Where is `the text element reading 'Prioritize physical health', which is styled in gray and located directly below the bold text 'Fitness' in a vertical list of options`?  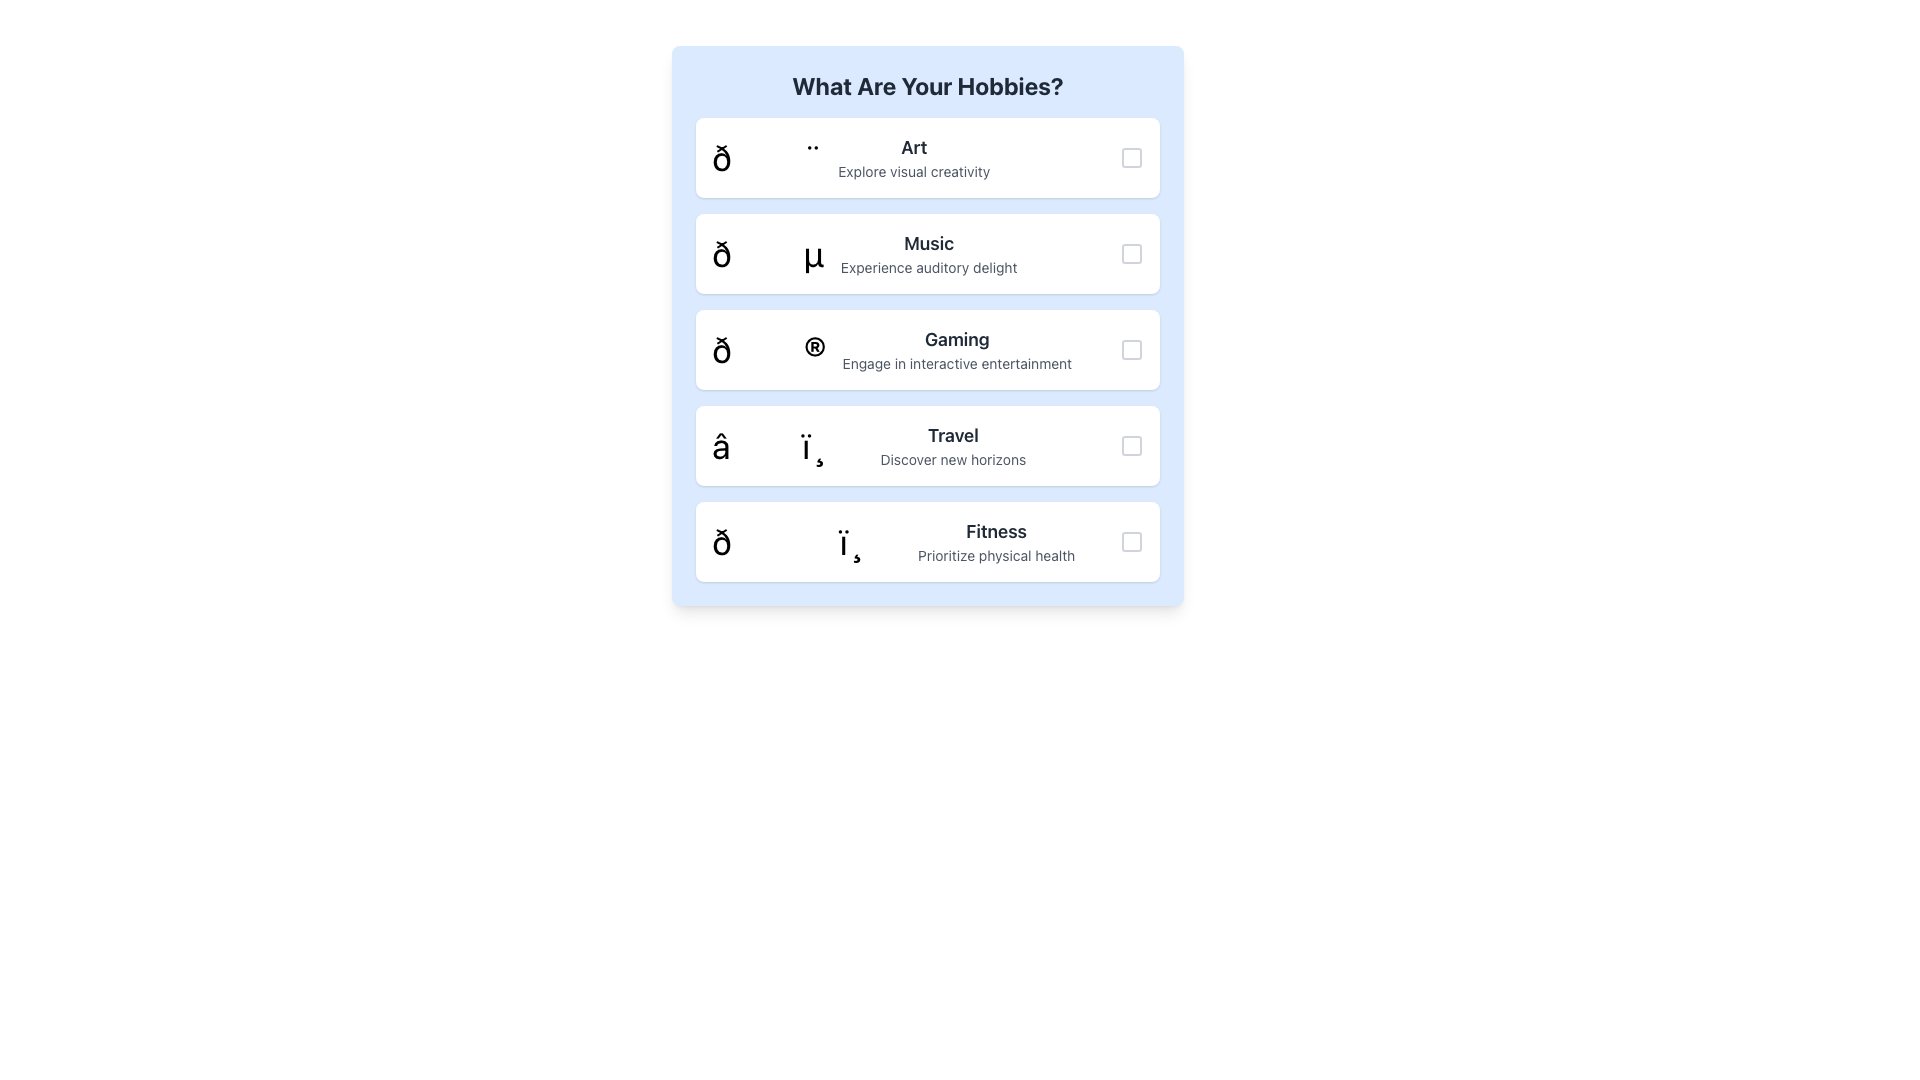 the text element reading 'Prioritize physical health', which is styled in gray and located directly below the bold text 'Fitness' in a vertical list of options is located at coordinates (996, 555).